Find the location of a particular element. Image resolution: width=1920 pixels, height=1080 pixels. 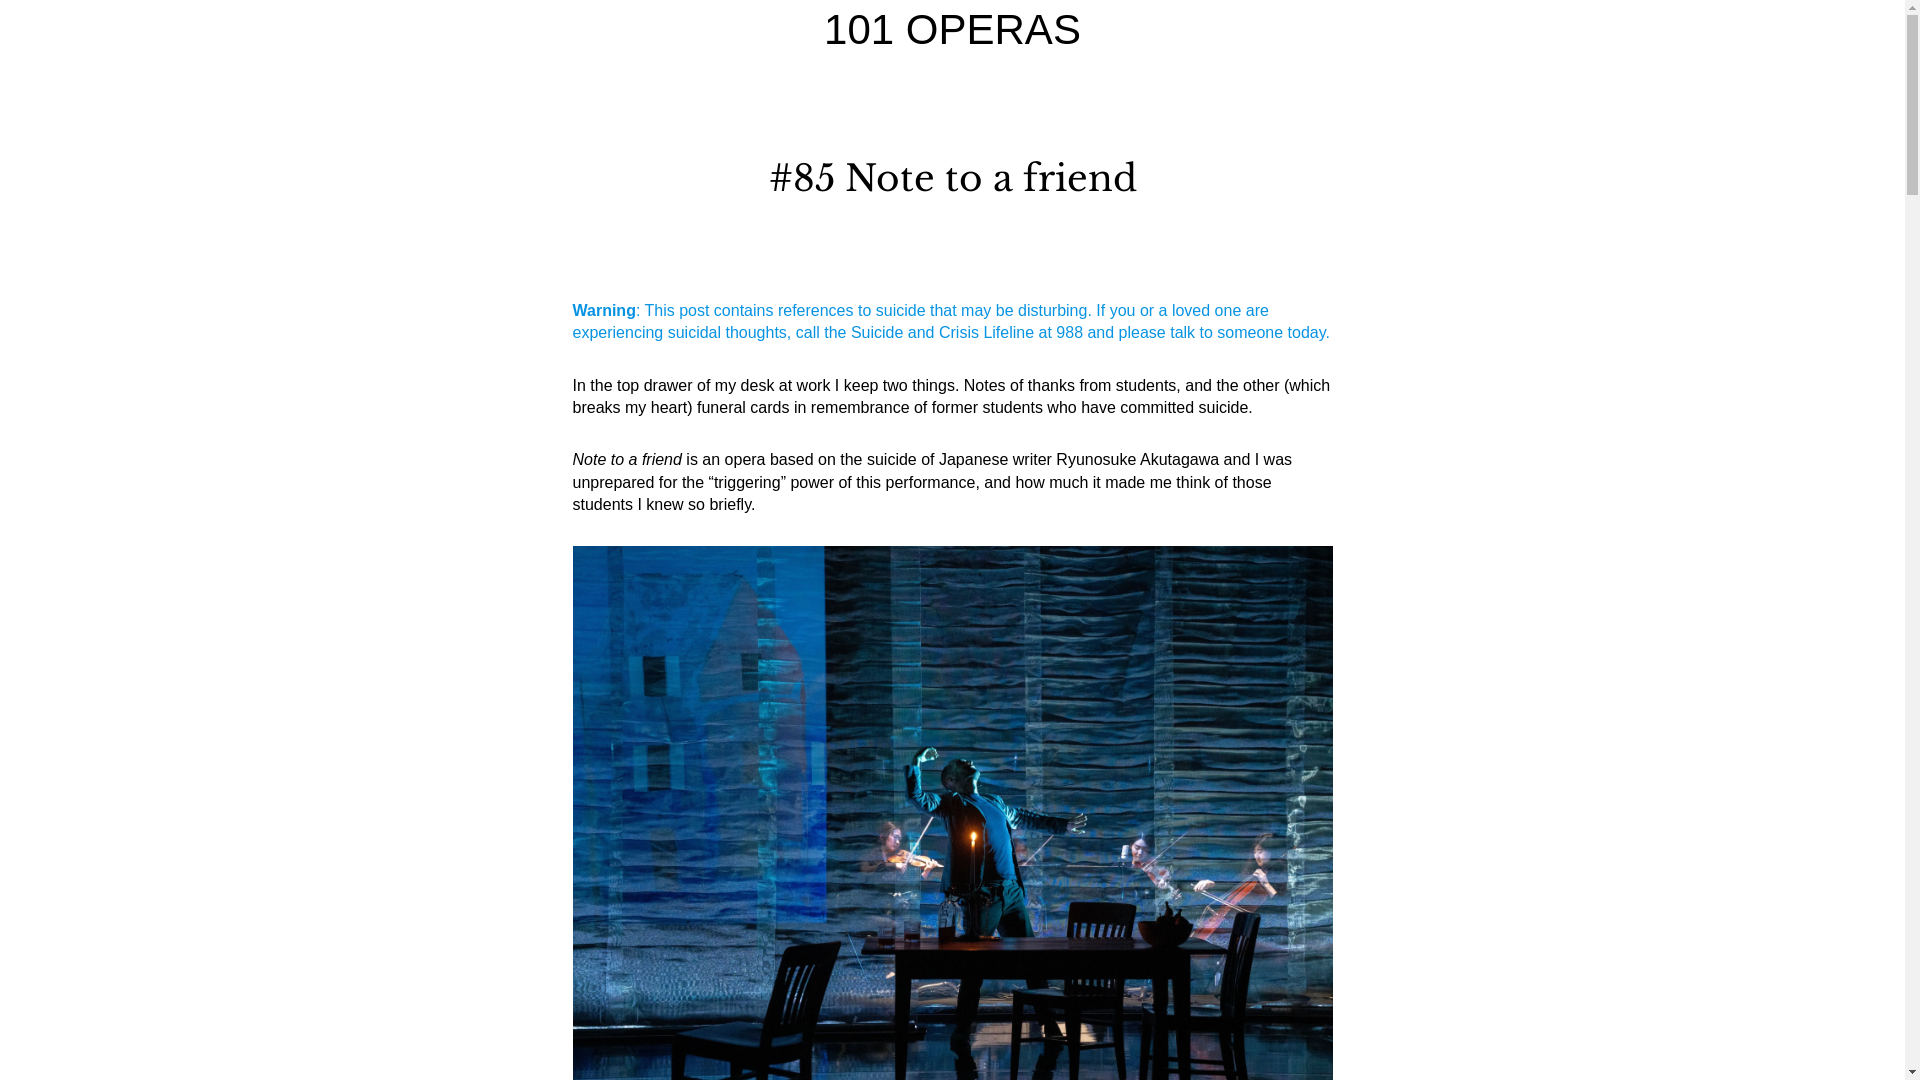

'101 OPERAS' is located at coordinates (951, 29).